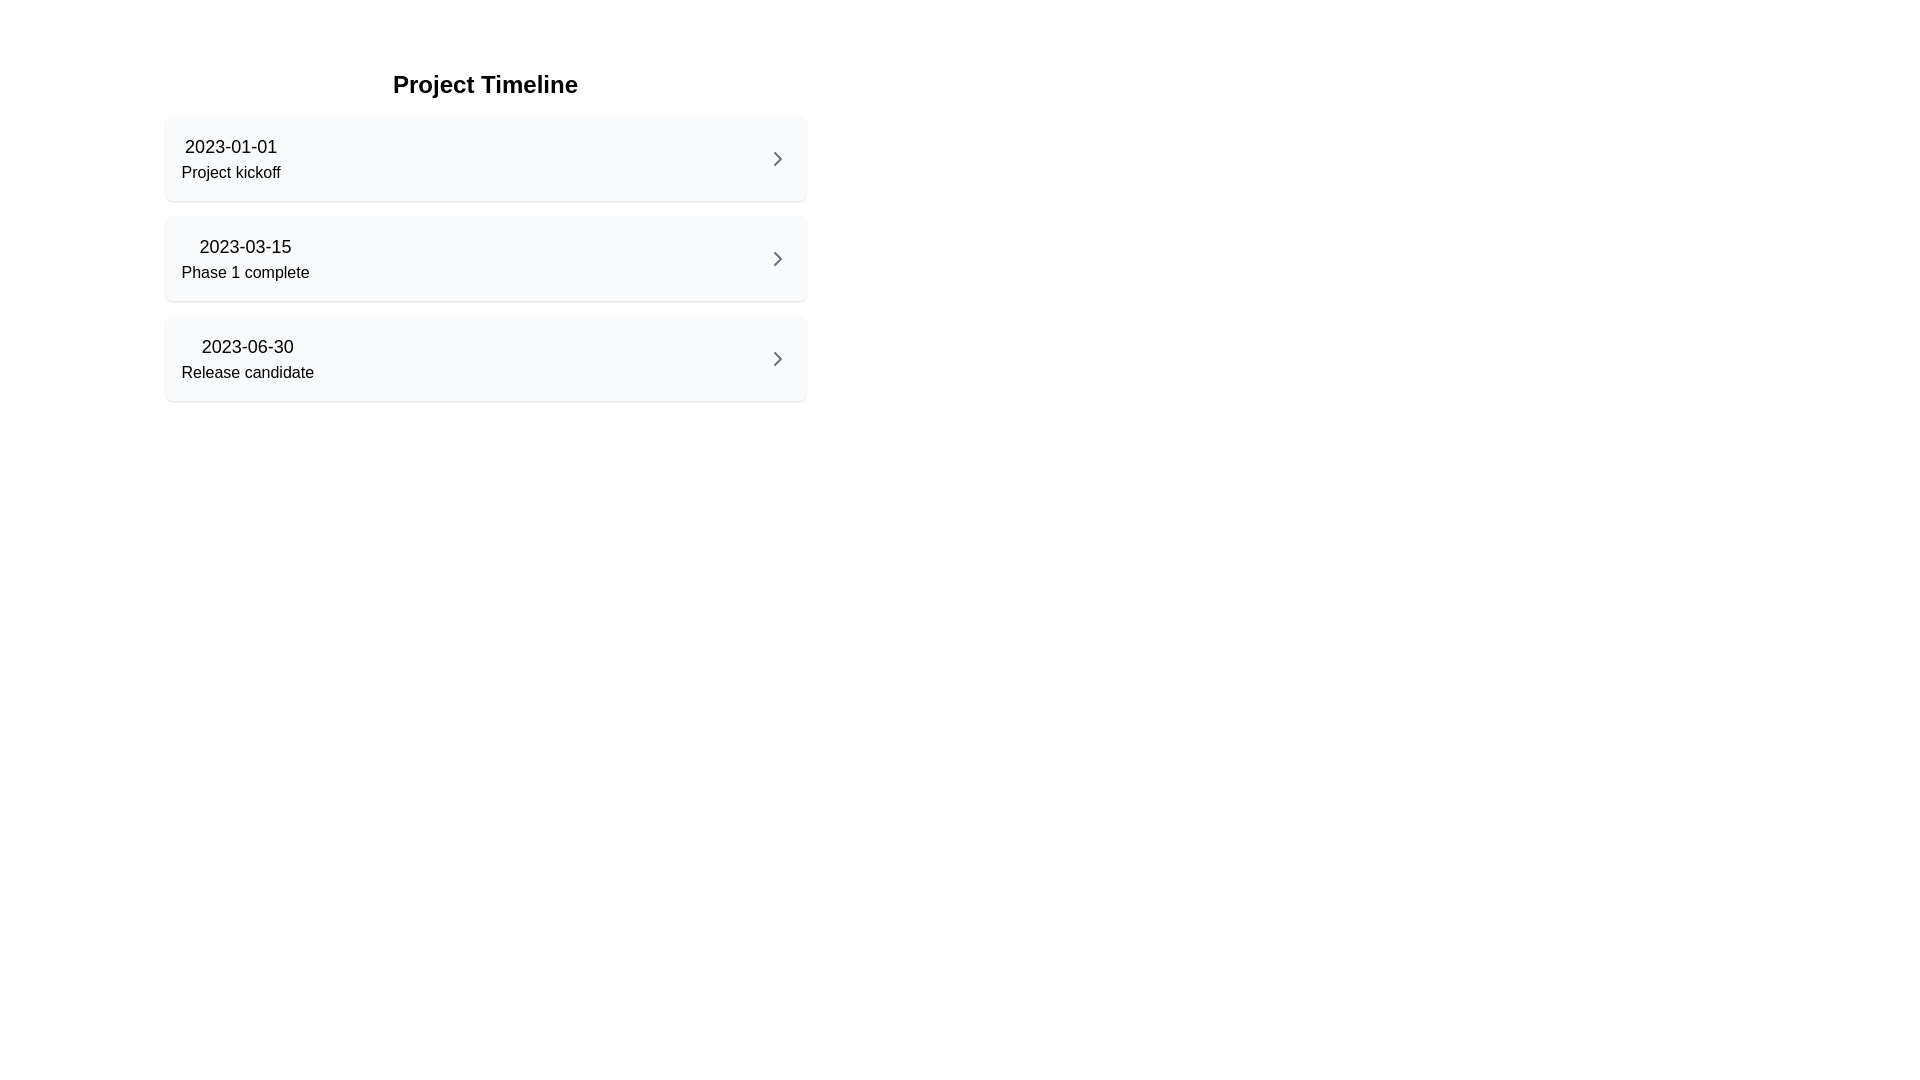 The height and width of the screenshot is (1080, 1920). What do you see at coordinates (485, 357) in the screenshot?
I see `the third item in the 'Project Timeline' list` at bounding box center [485, 357].